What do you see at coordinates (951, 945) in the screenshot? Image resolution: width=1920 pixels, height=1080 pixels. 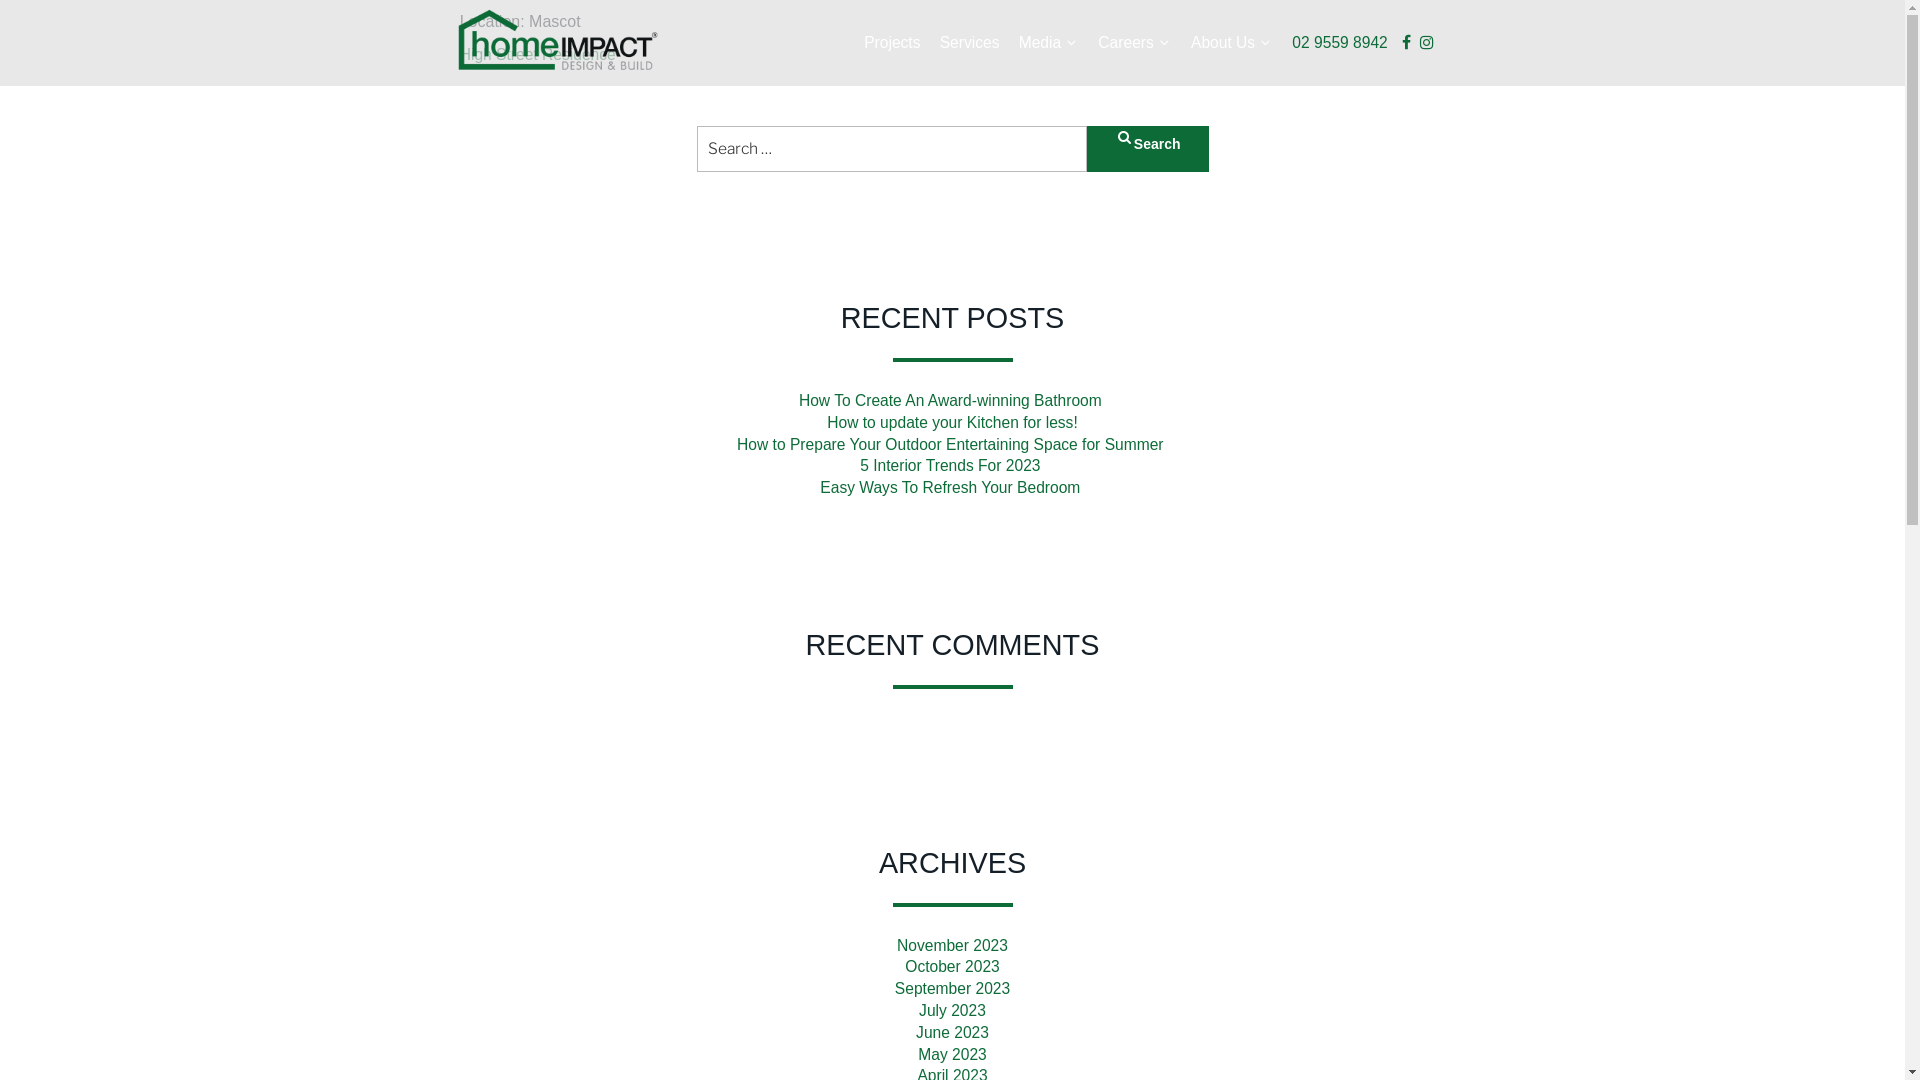 I see `'November 2023'` at bounding box center [951, 945].